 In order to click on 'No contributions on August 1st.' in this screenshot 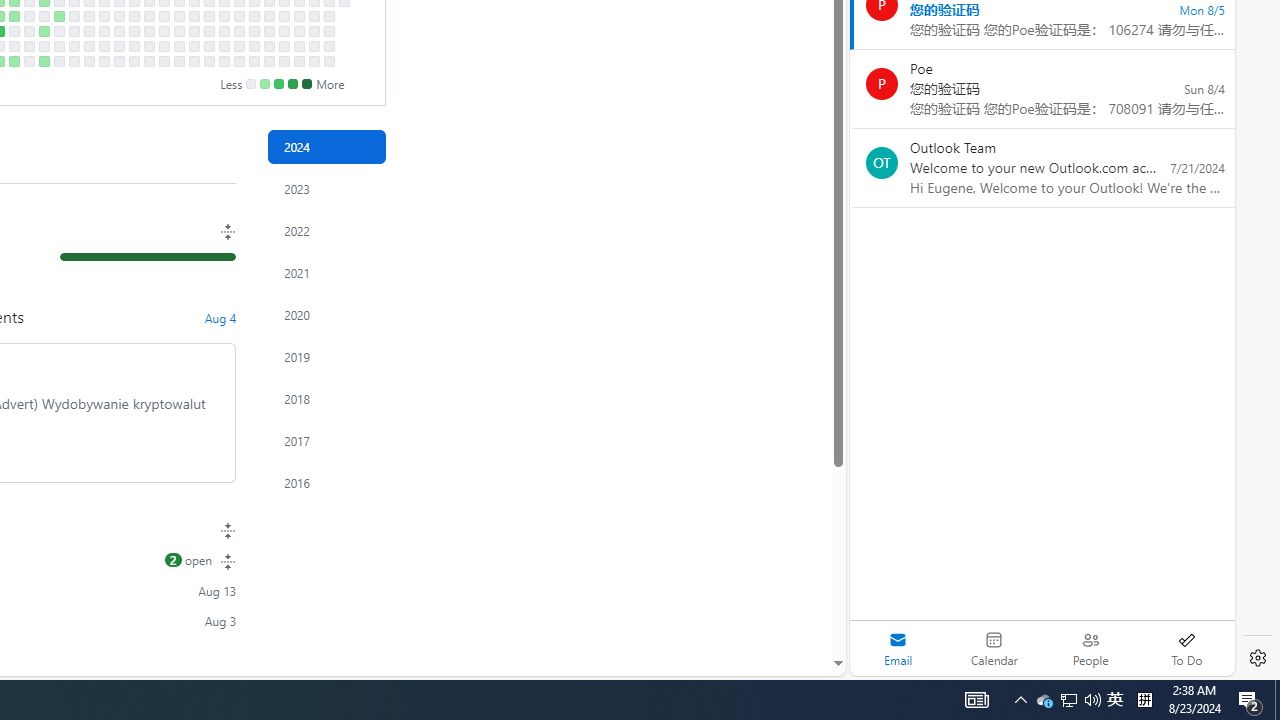, I will do `click(14, 31)`.